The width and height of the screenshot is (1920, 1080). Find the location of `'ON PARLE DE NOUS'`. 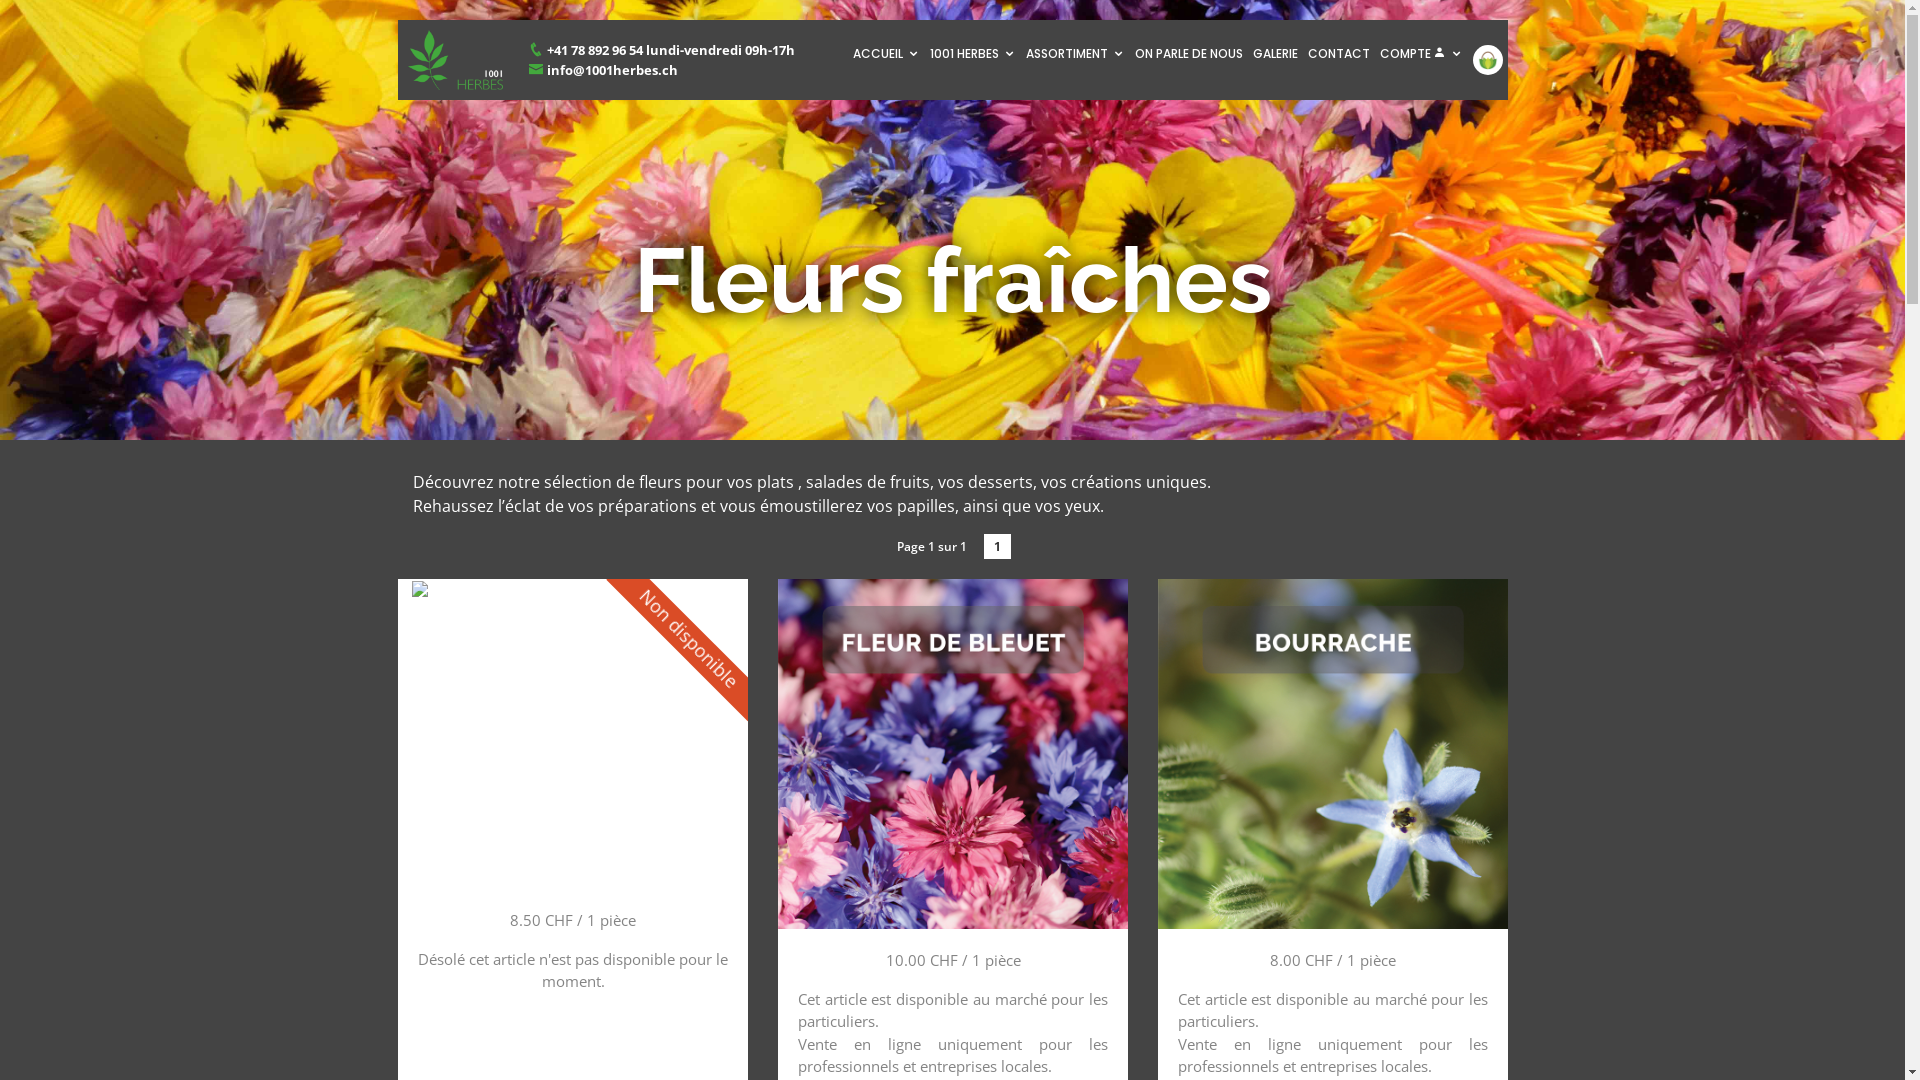

'ON PARLE DE NOUS' is located at coordinates (1189, 53).